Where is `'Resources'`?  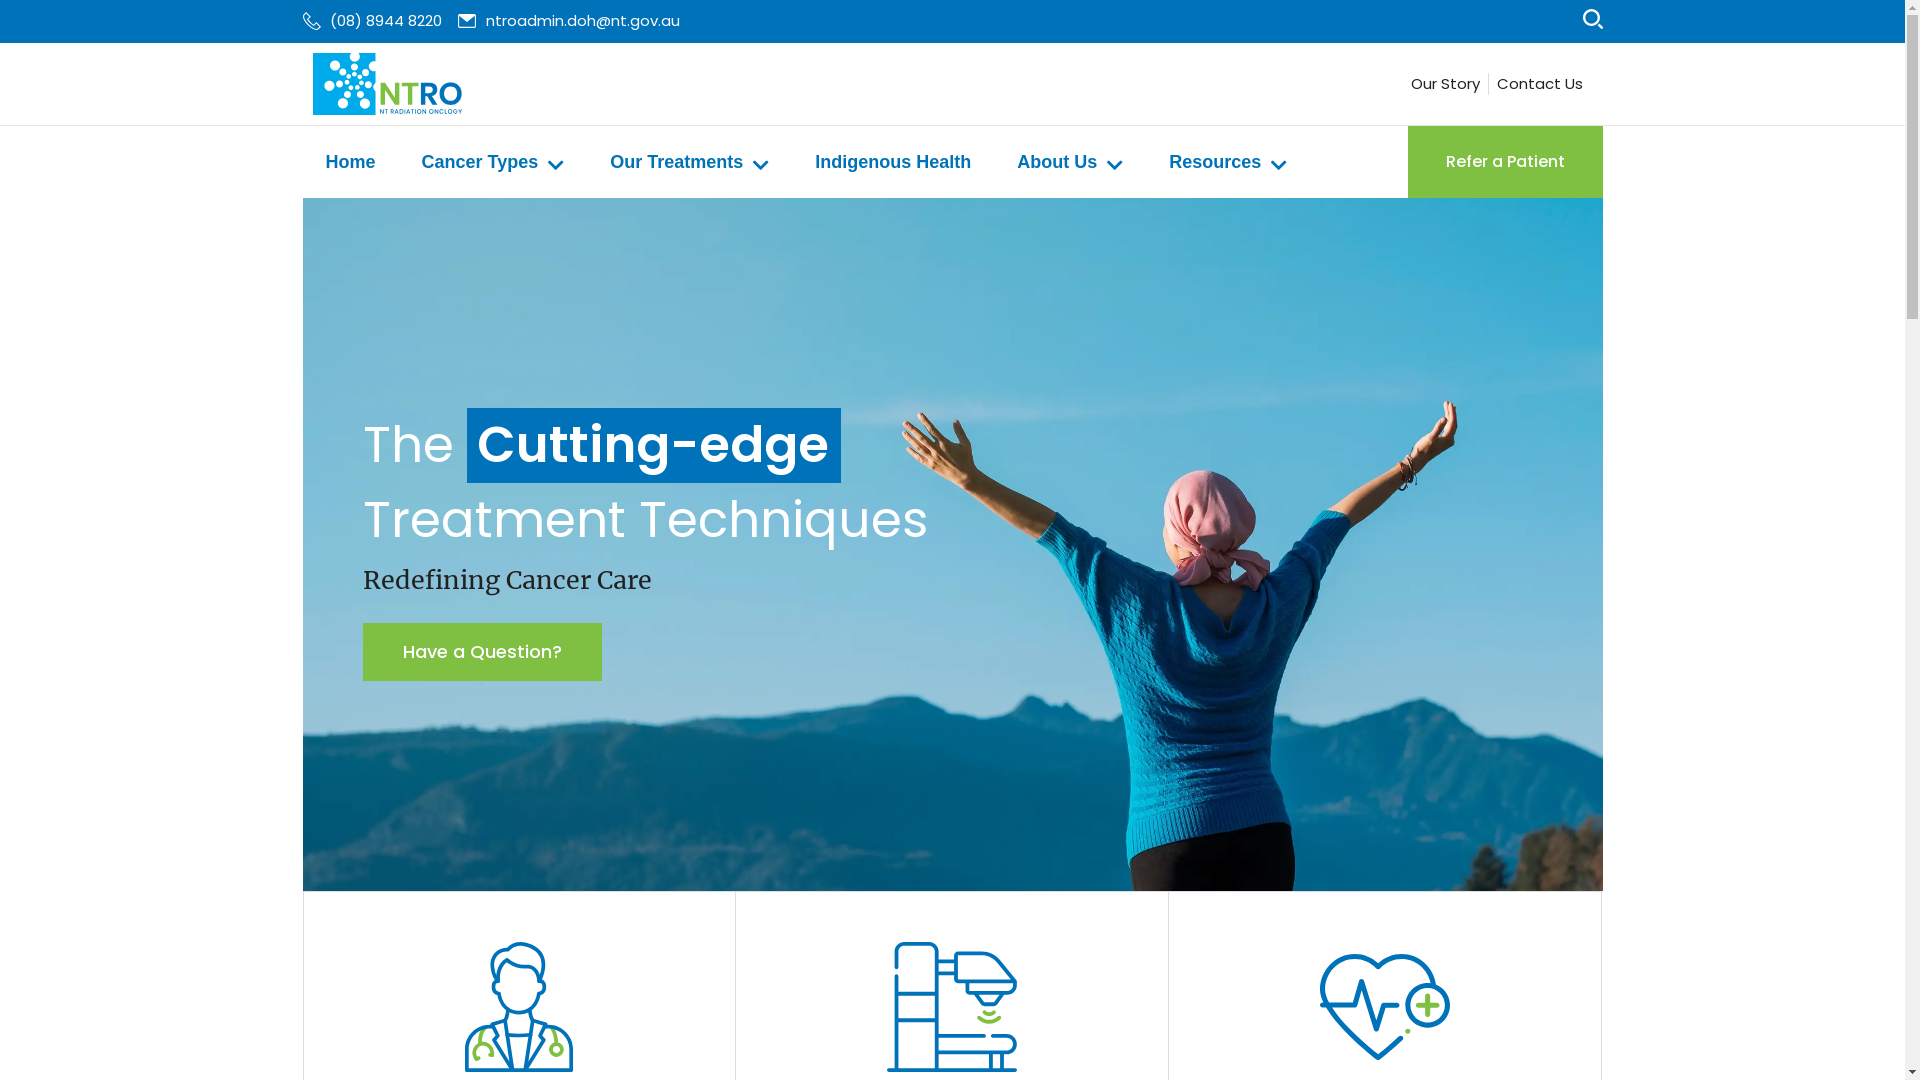 'Resources' is located at coordinates (1227, 161).